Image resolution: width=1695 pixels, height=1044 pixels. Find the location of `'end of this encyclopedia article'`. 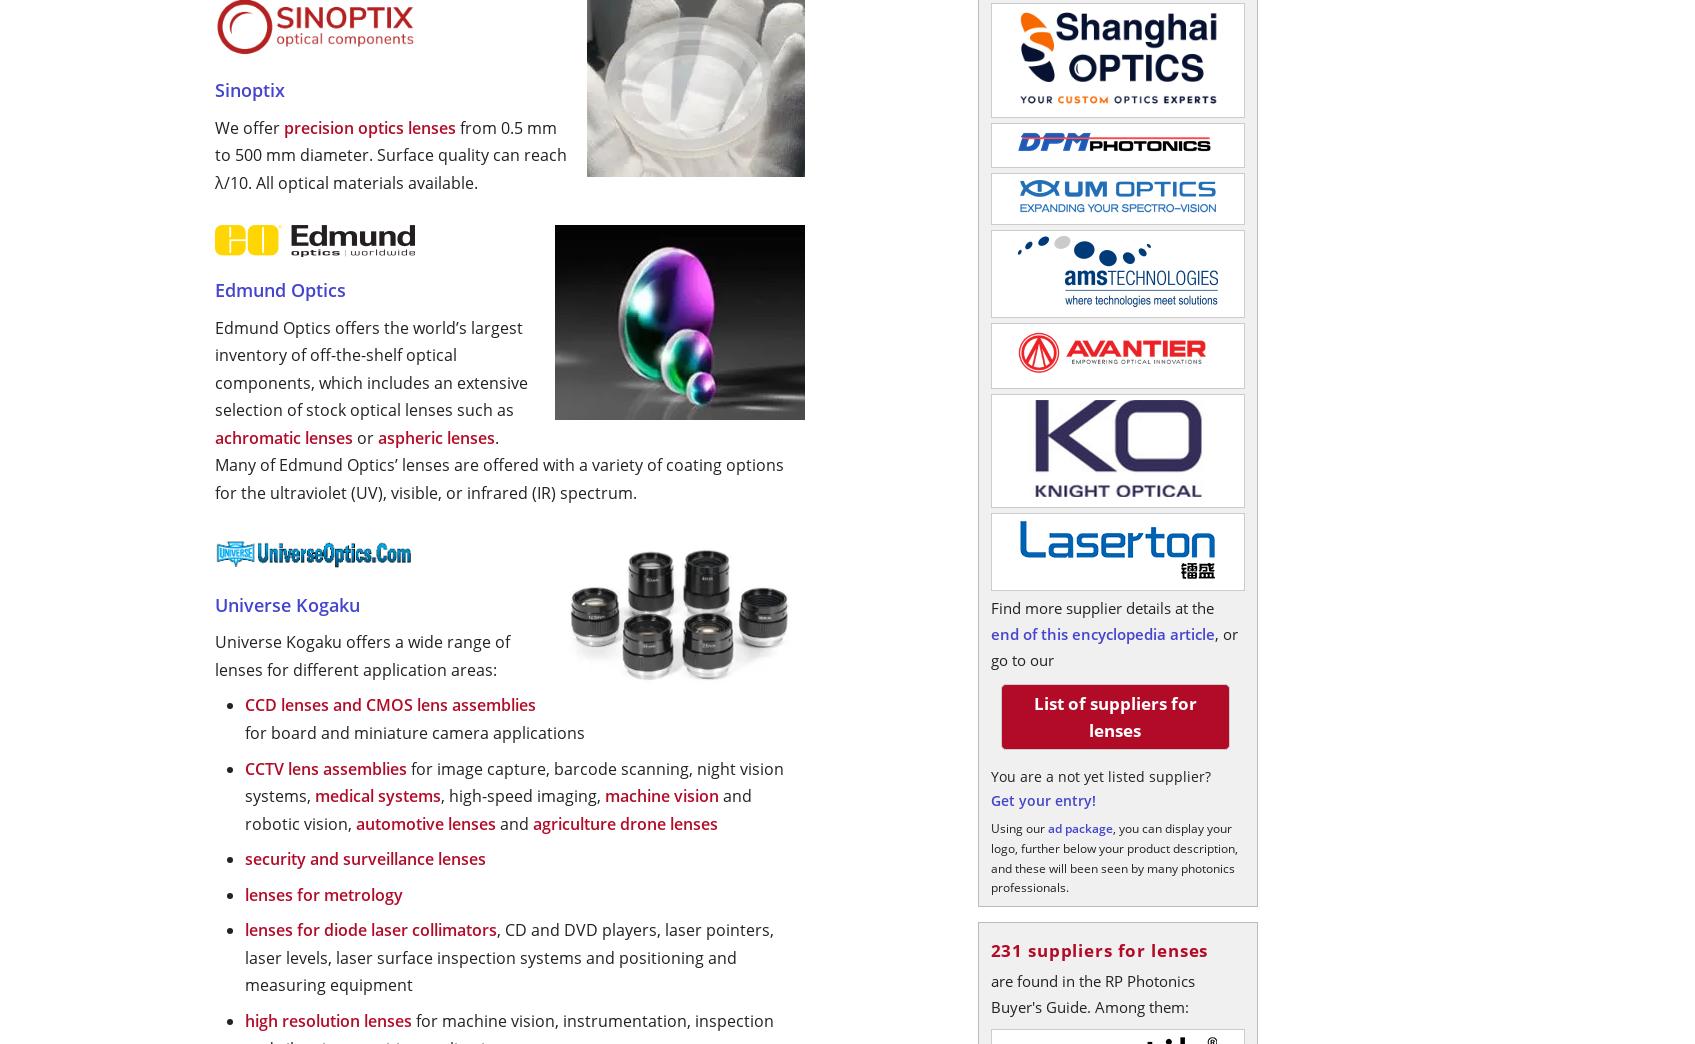

'end of this encyclopedia article' is located at coordinates (1101, 634).